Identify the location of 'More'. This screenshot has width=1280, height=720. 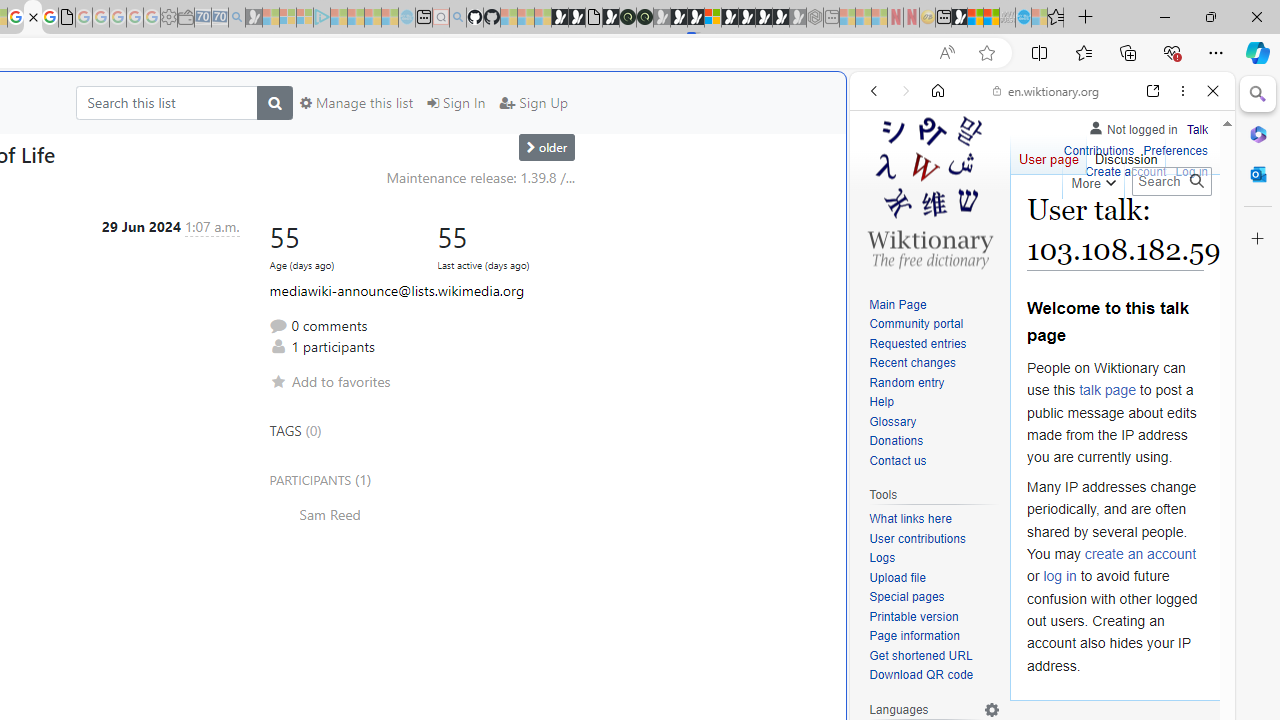
(1092, 178).